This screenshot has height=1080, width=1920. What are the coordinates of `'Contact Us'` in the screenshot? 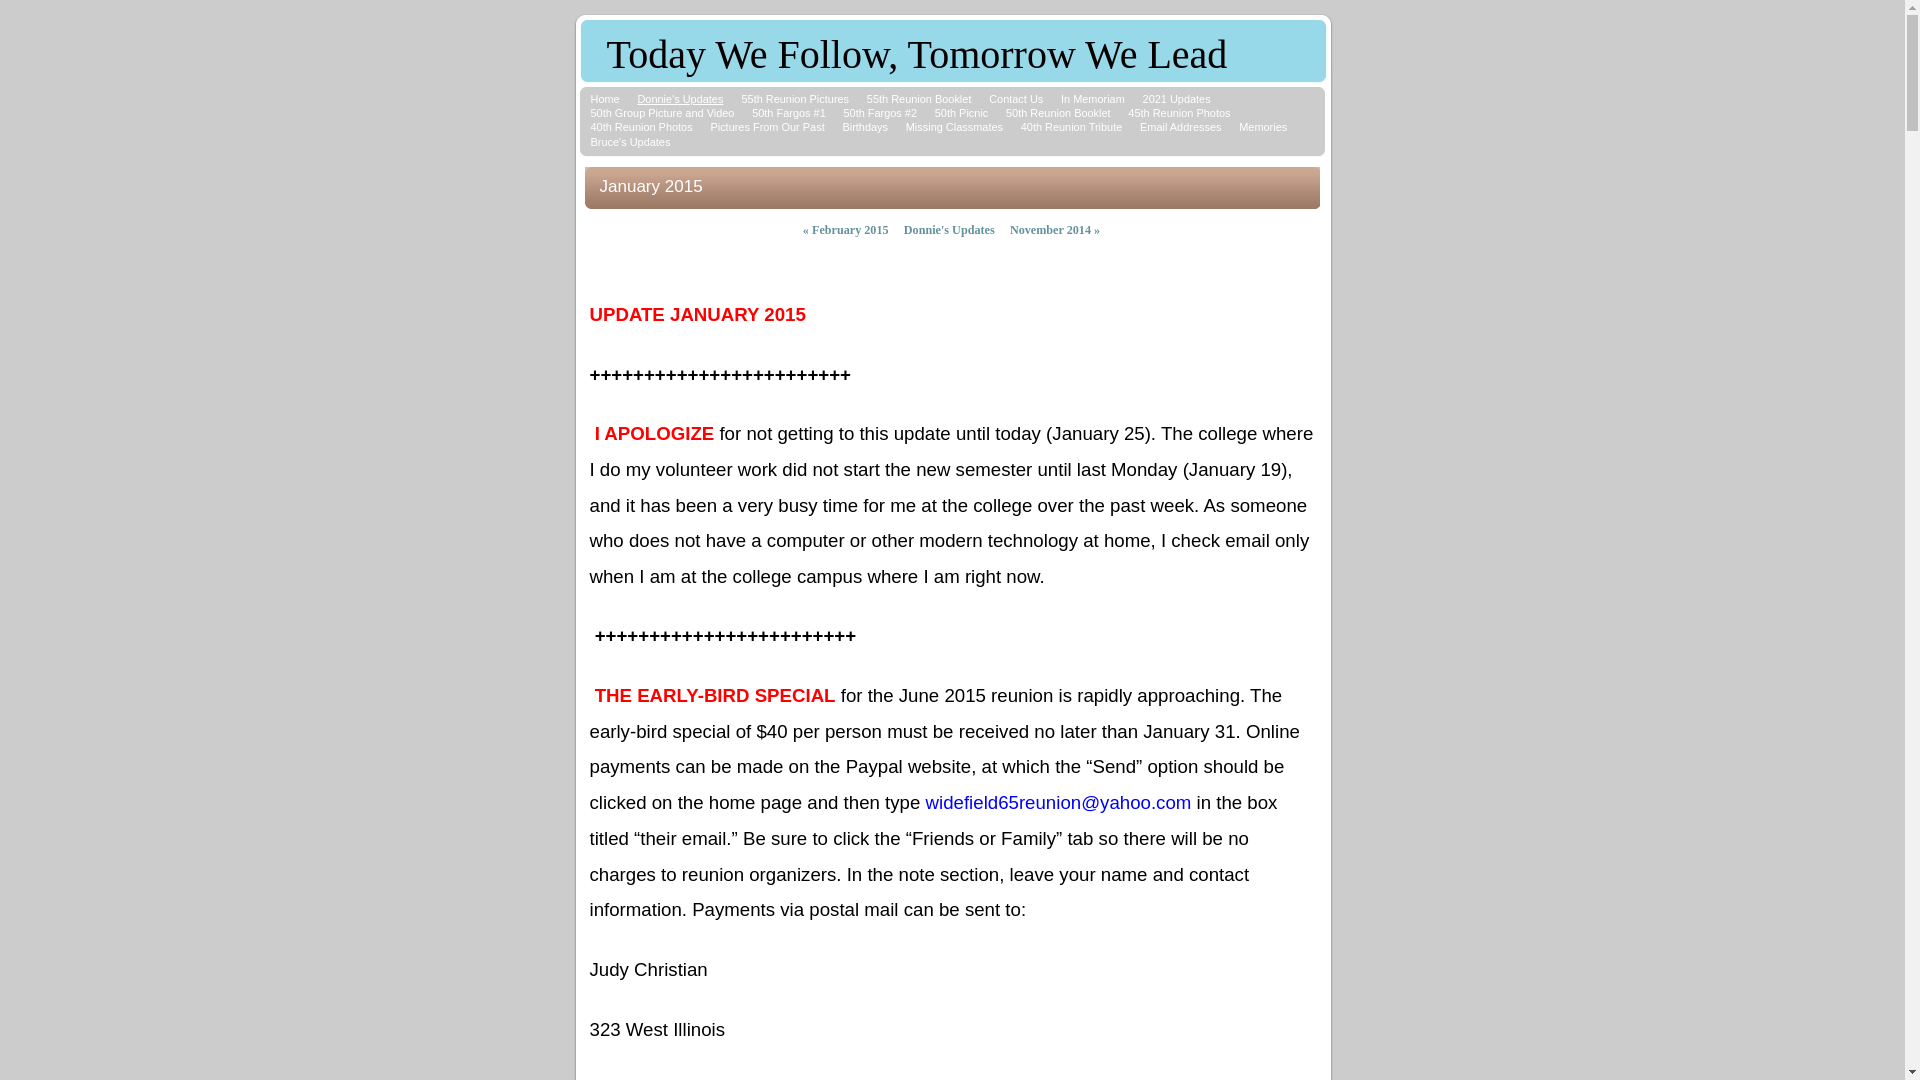 It's located at (988, 99).